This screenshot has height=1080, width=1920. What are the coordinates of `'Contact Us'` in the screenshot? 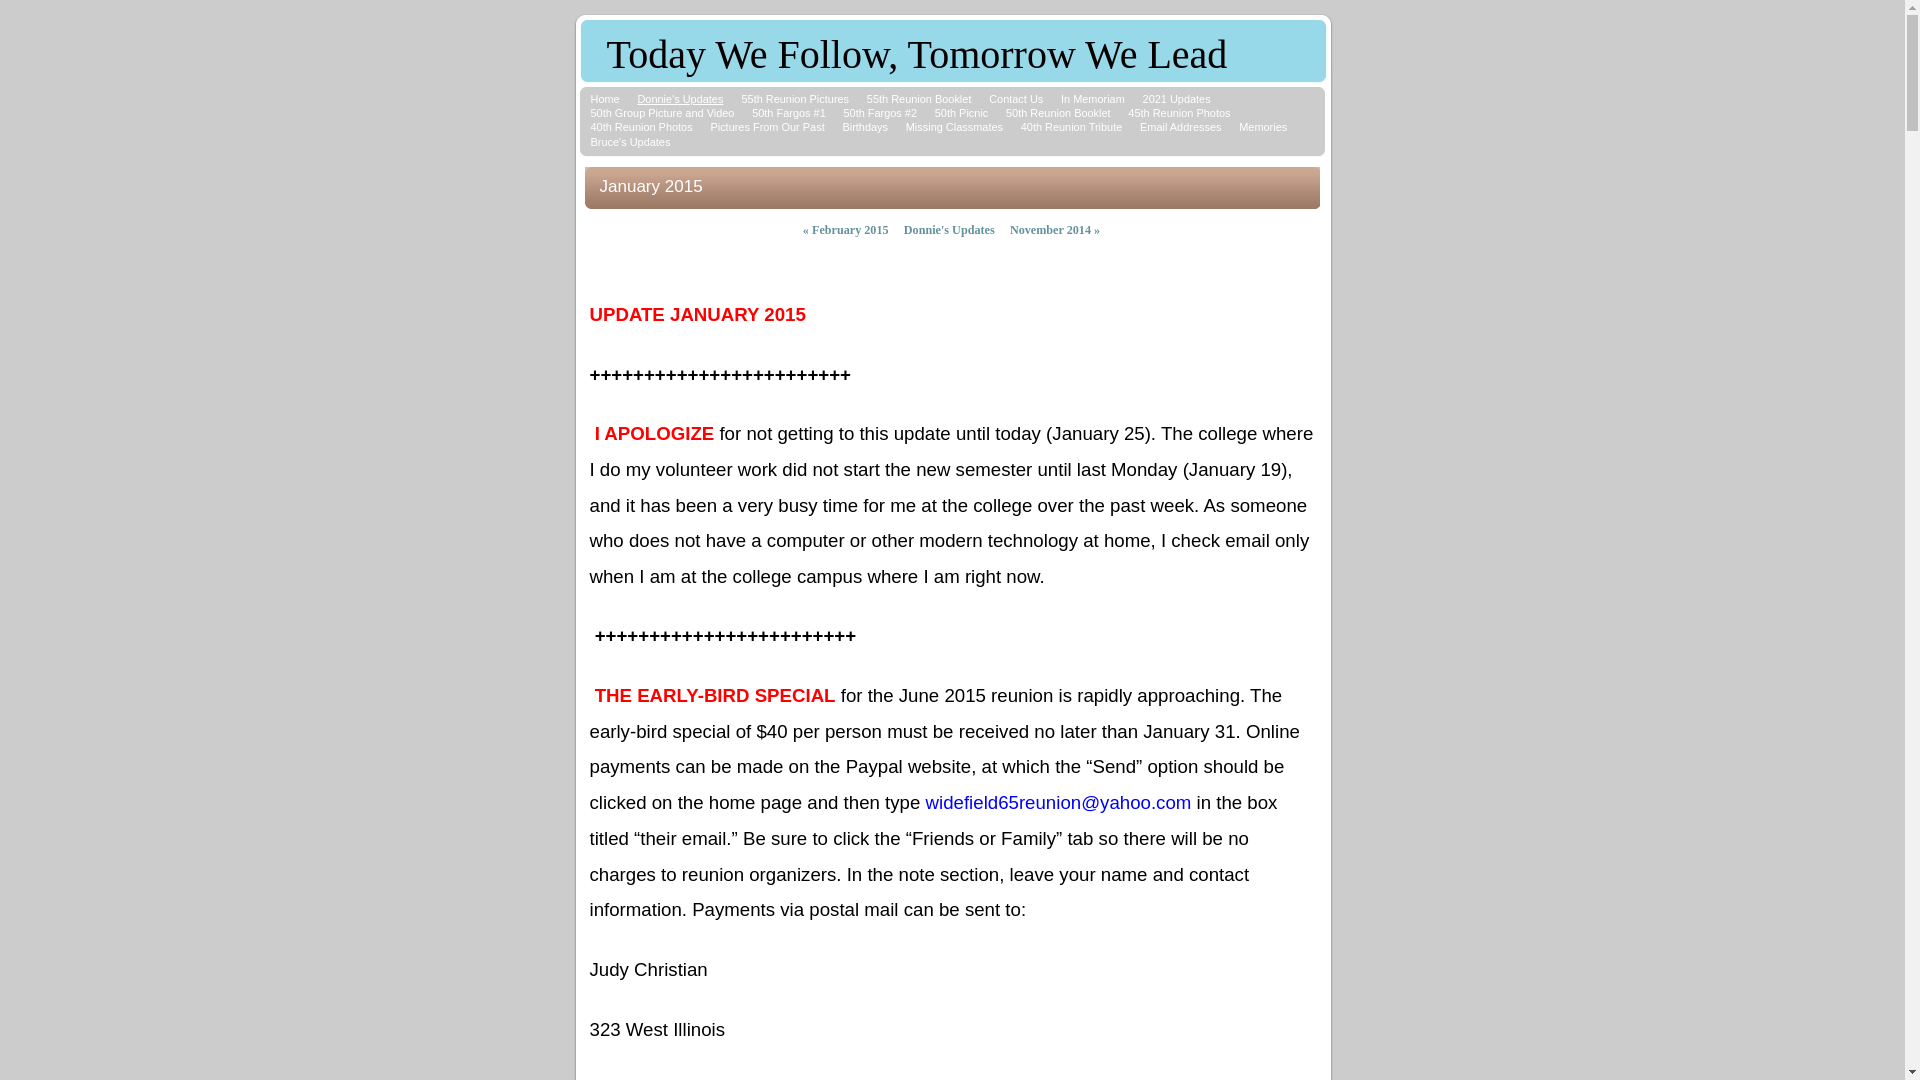 It's located at (988, 99).